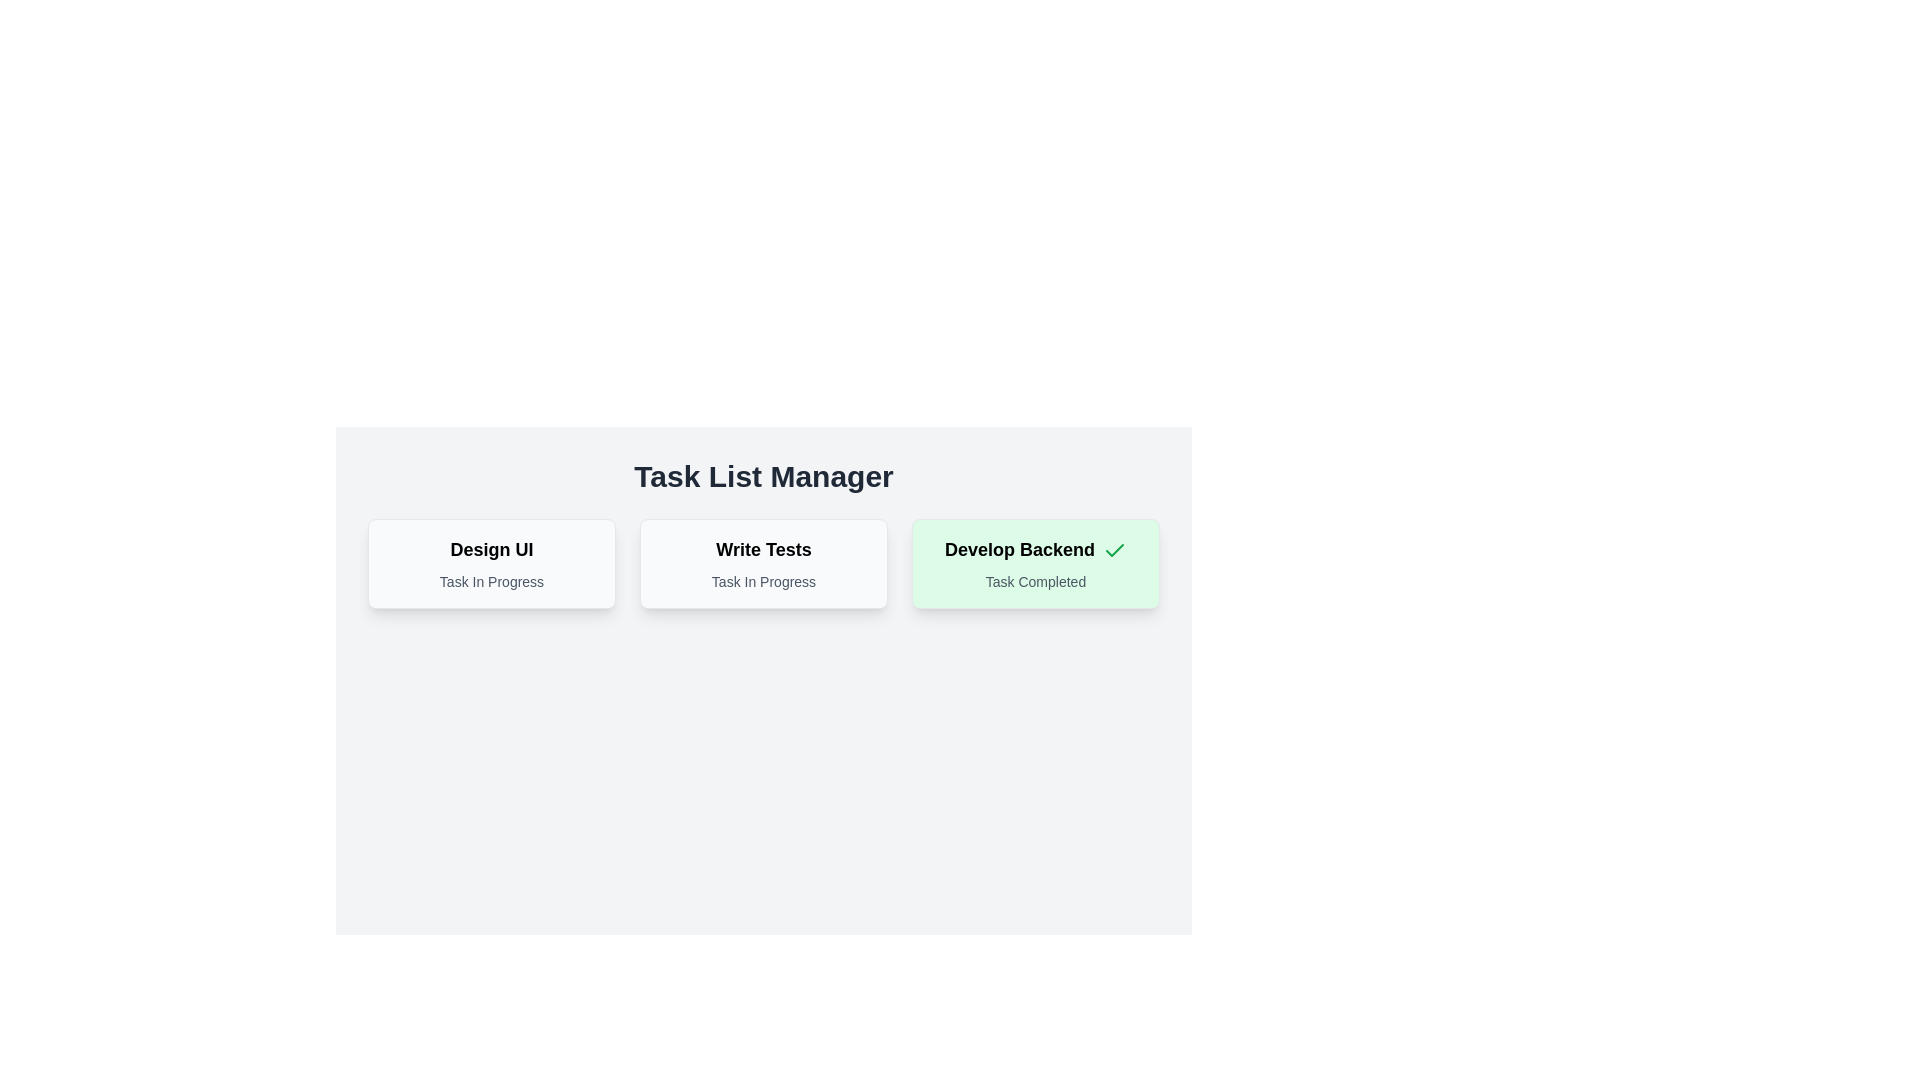  Describe the element at coordinates (491, 582) in the screenshot. I see `status text label indicating the current state of the 'Design UI' task, which shows 'In Progress'` at that location.